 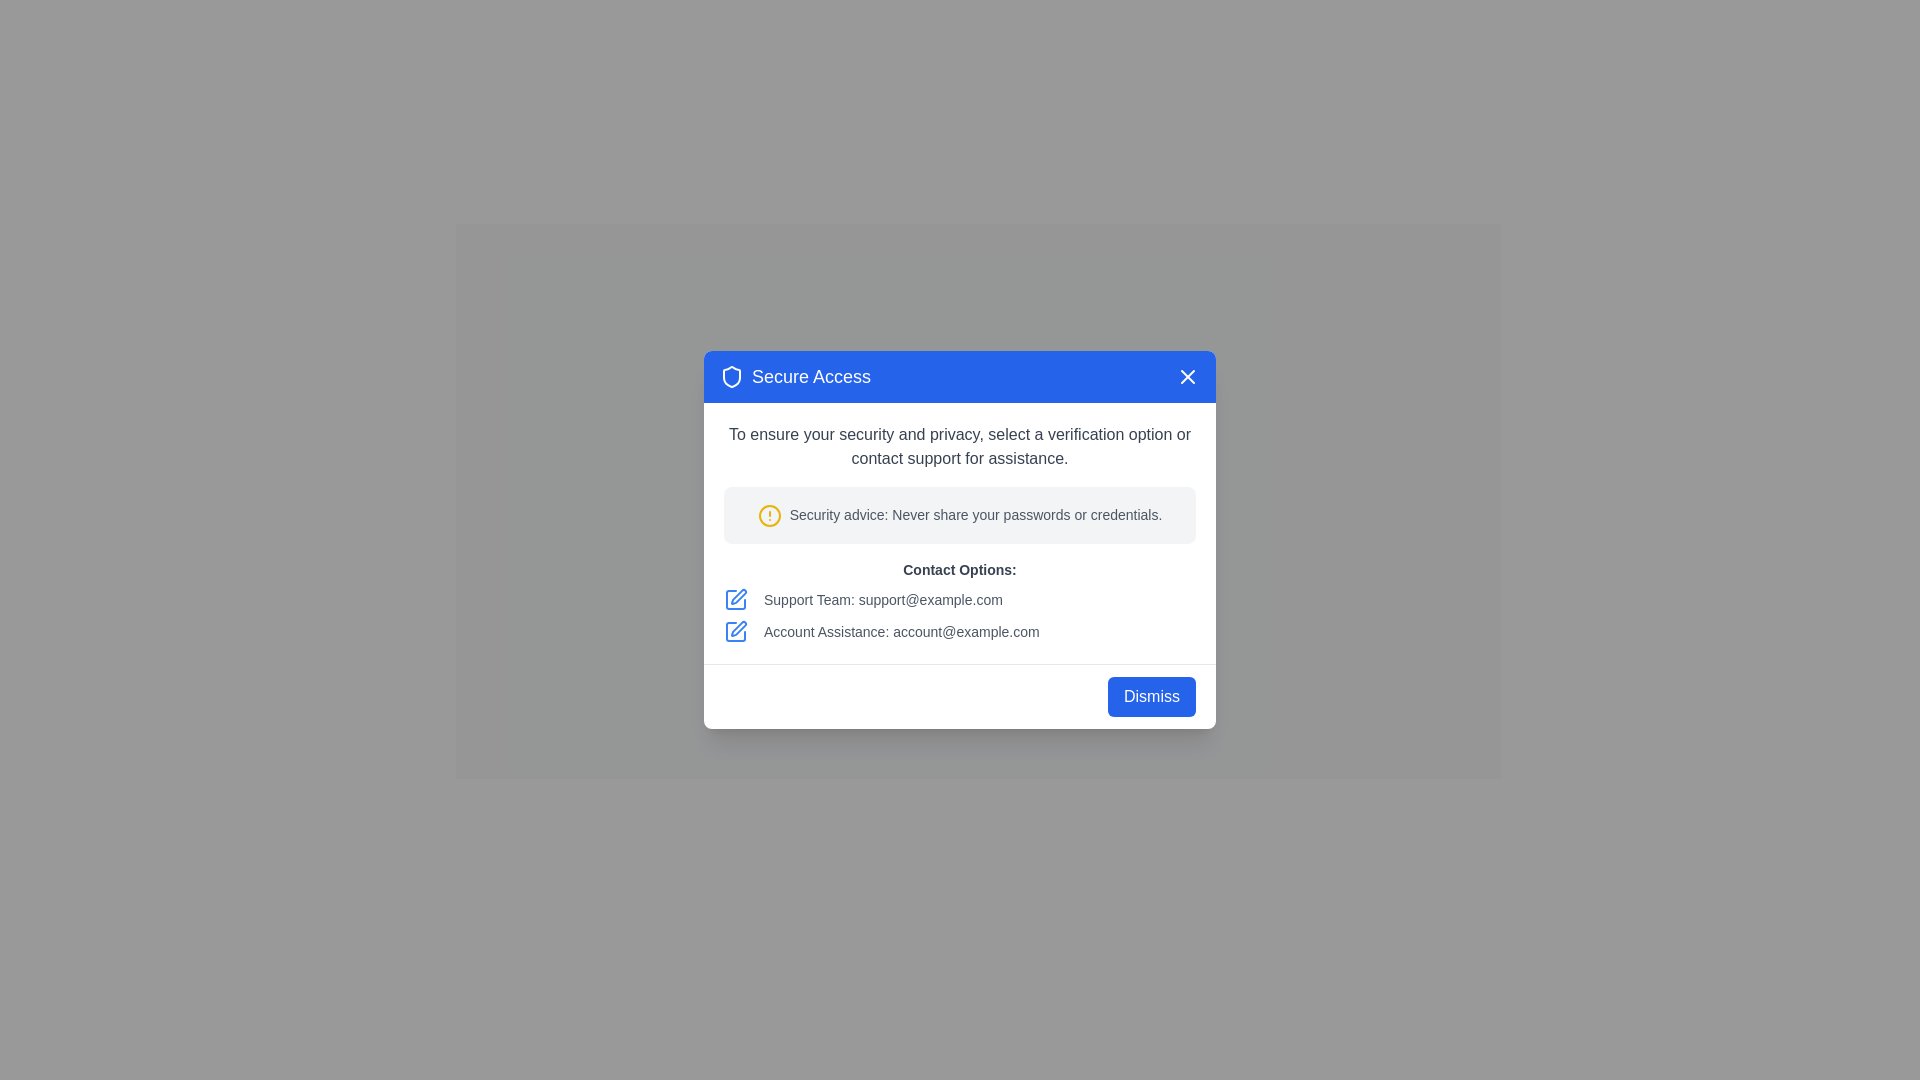 I want to click on the editing icon located at the top-left corner next to the 'Account Assistance: account@example.com' text to interact with the account assistance section, so click(x=734, y=631).